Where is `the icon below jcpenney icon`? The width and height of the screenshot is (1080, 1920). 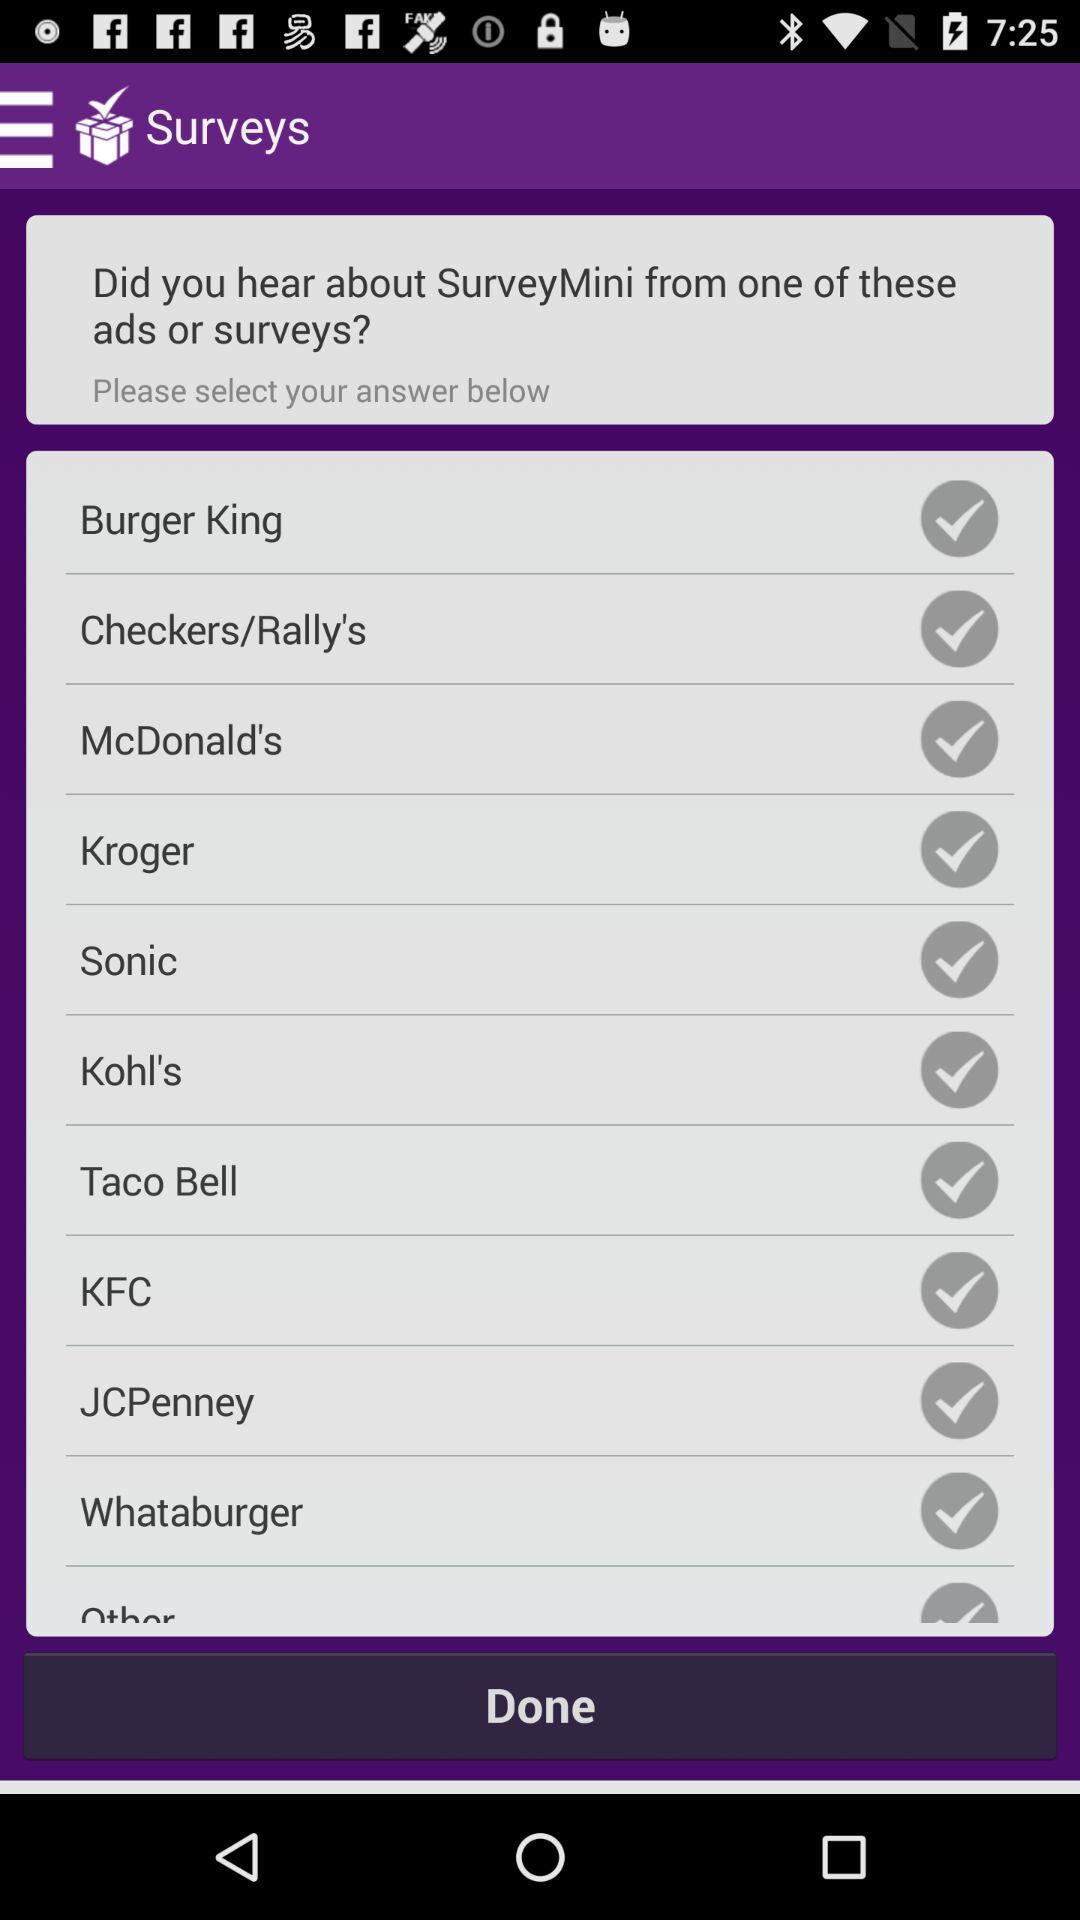
the icon below jcpenney icon is located at coordinates (540, 1510).